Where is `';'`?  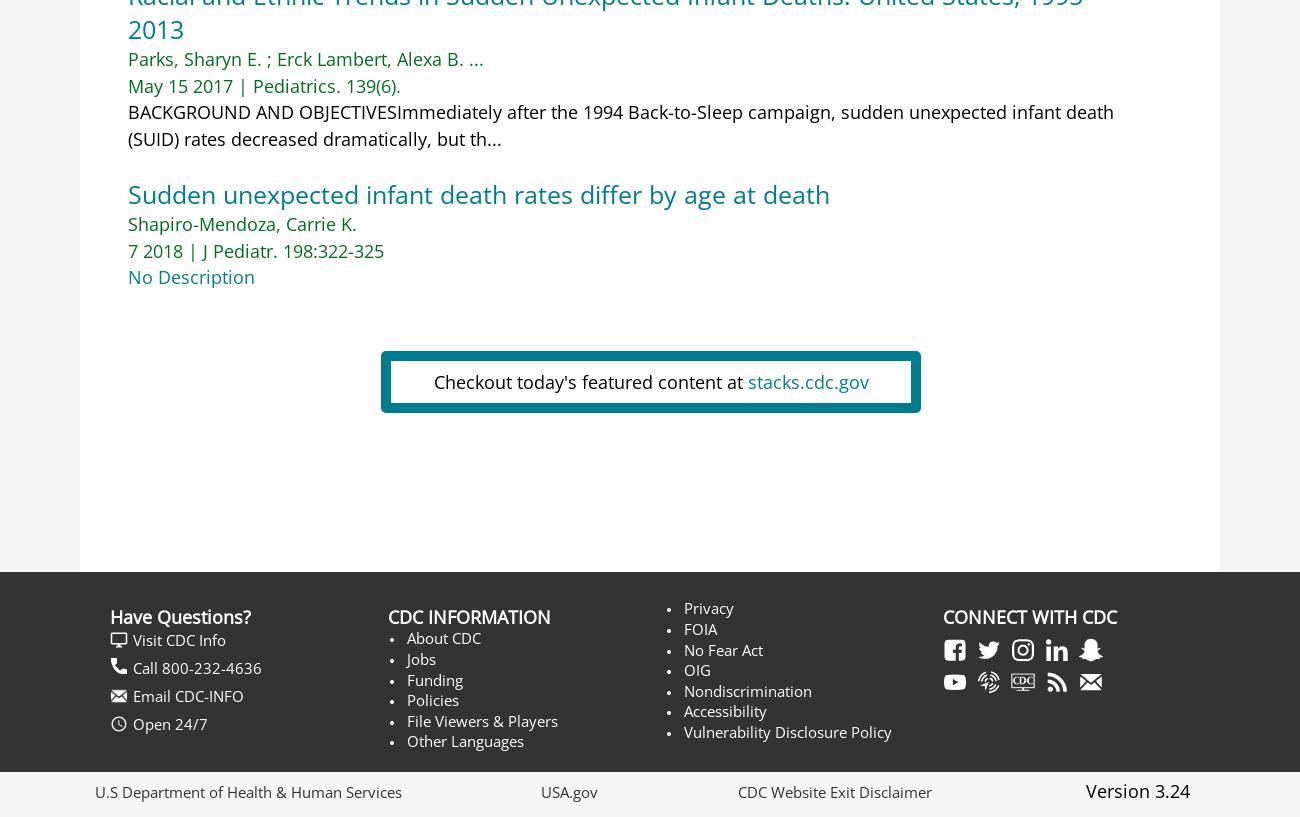
';' is located at coordinates (267, 57).